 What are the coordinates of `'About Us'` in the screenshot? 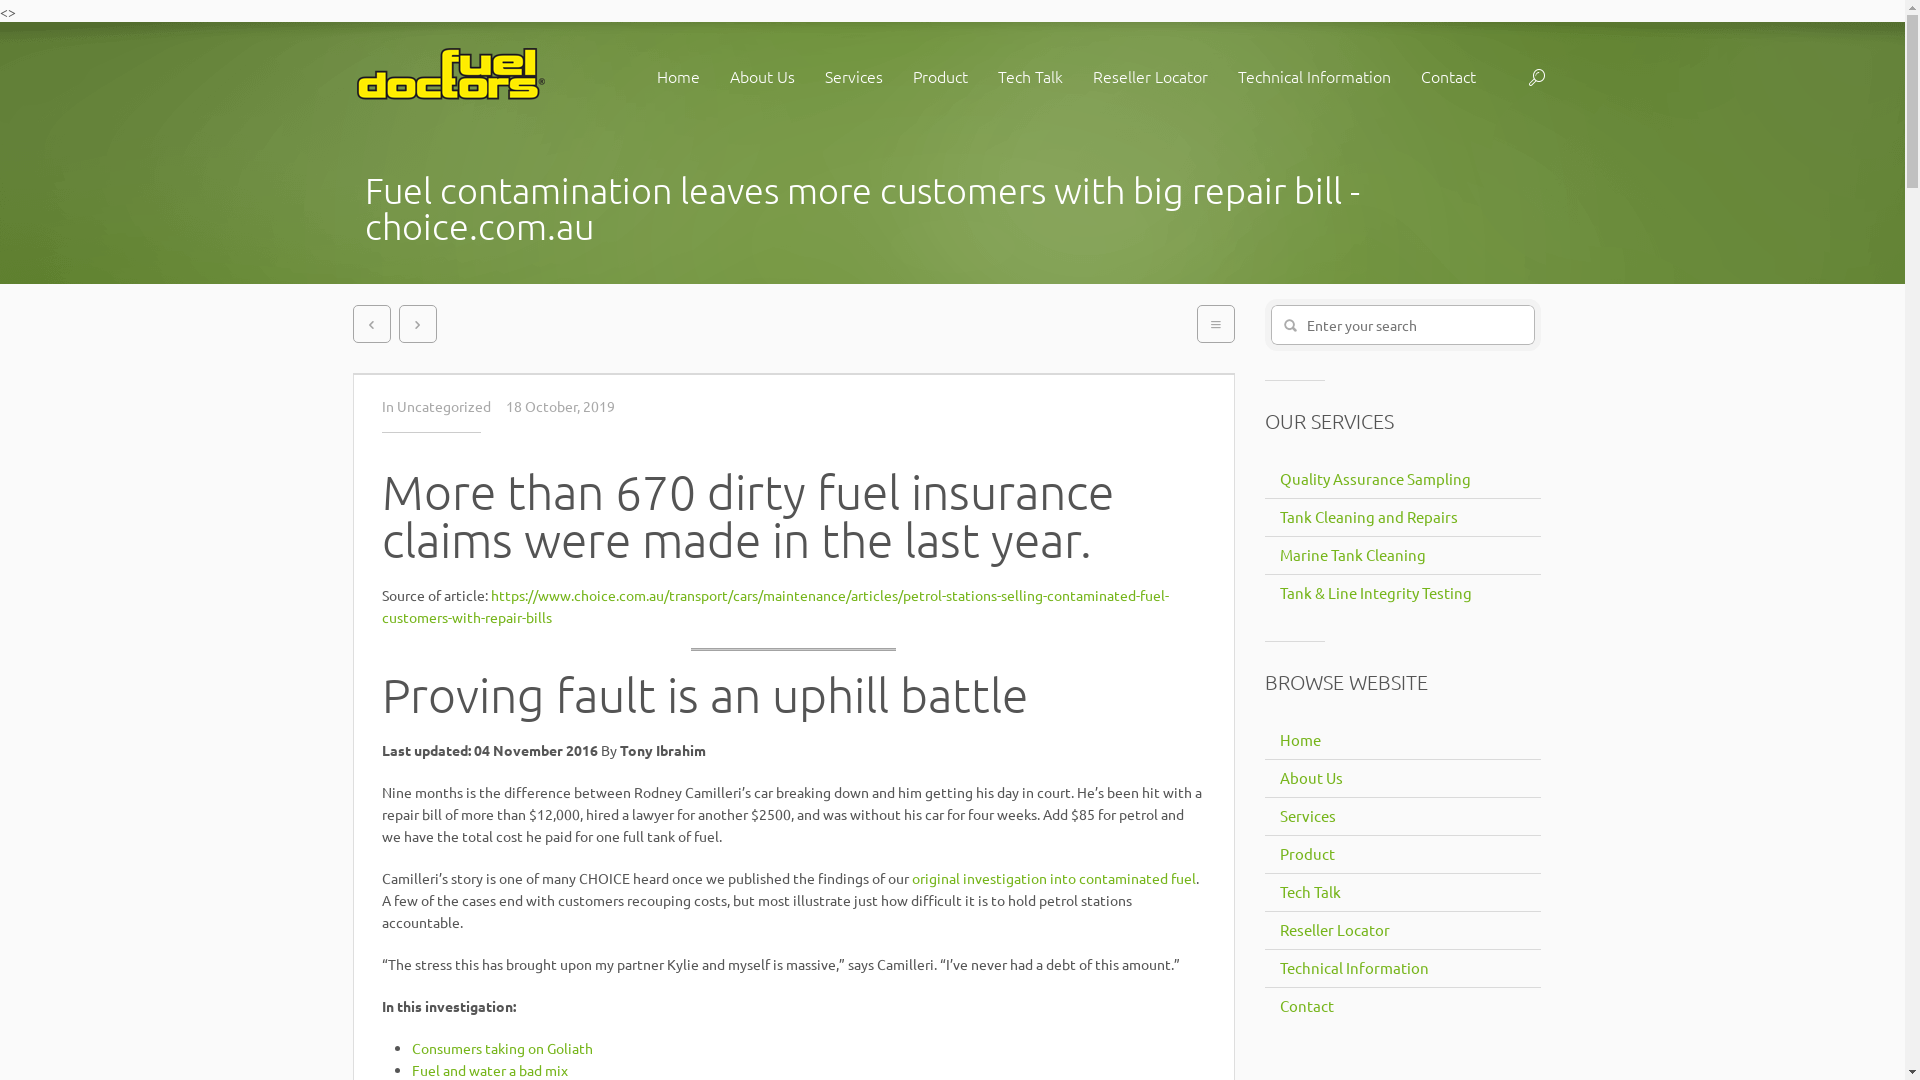 It's located at (760, 75).